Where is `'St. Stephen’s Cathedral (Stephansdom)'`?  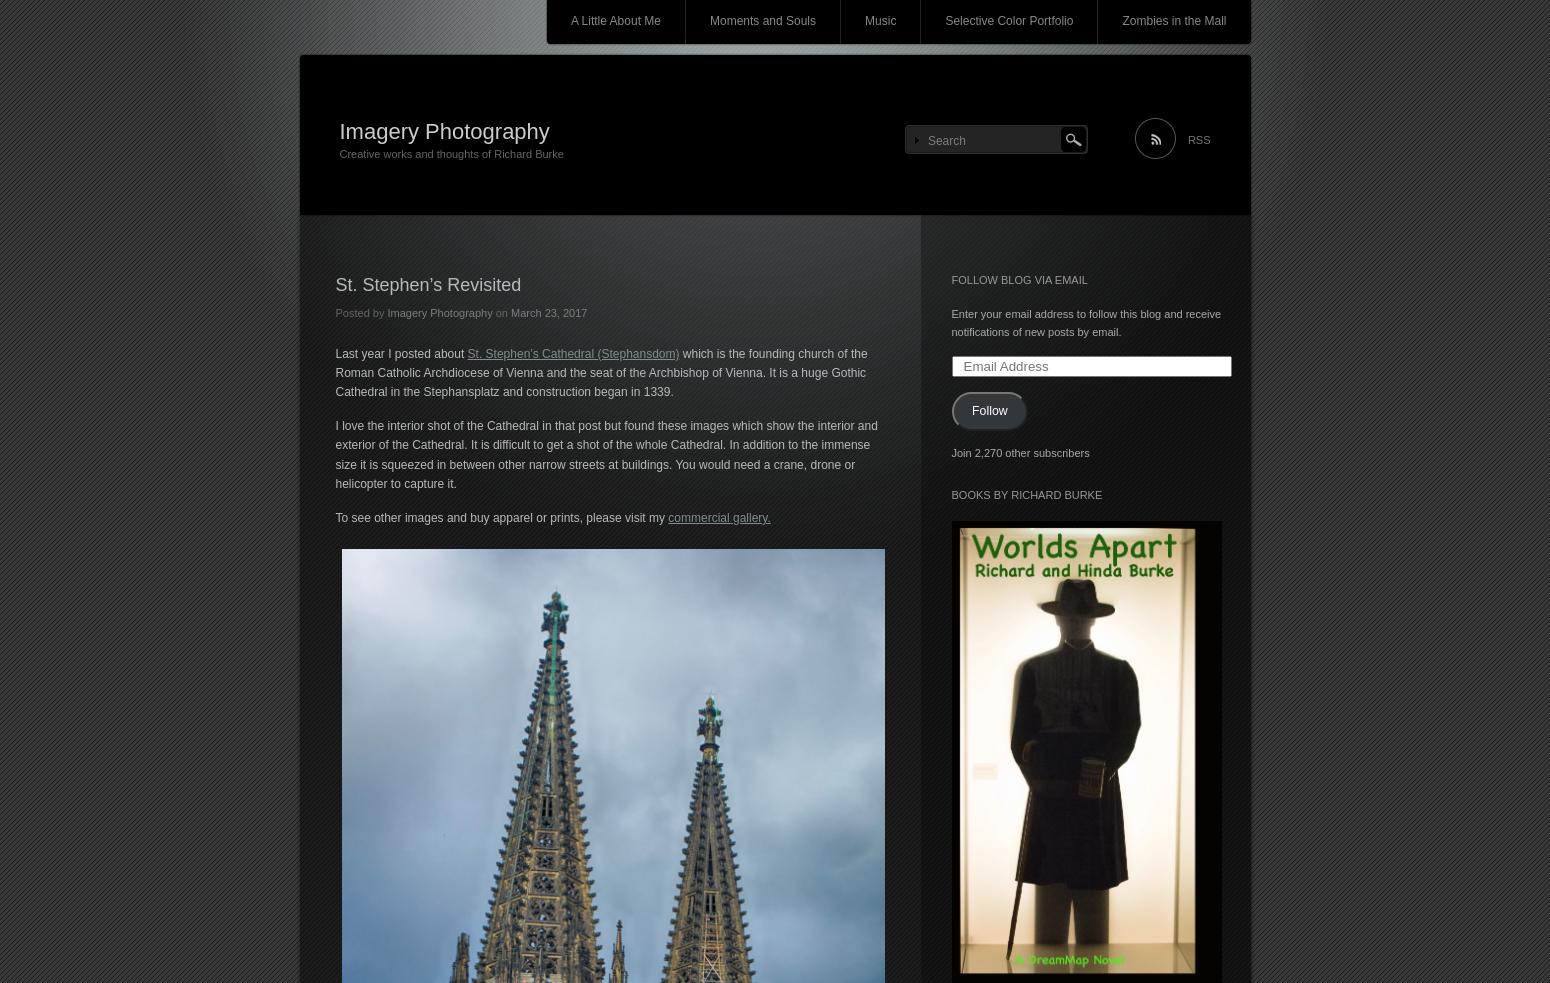 'St. Stephen’s Cathedral (Stephansdom)' is located at coordinates (466, 351).